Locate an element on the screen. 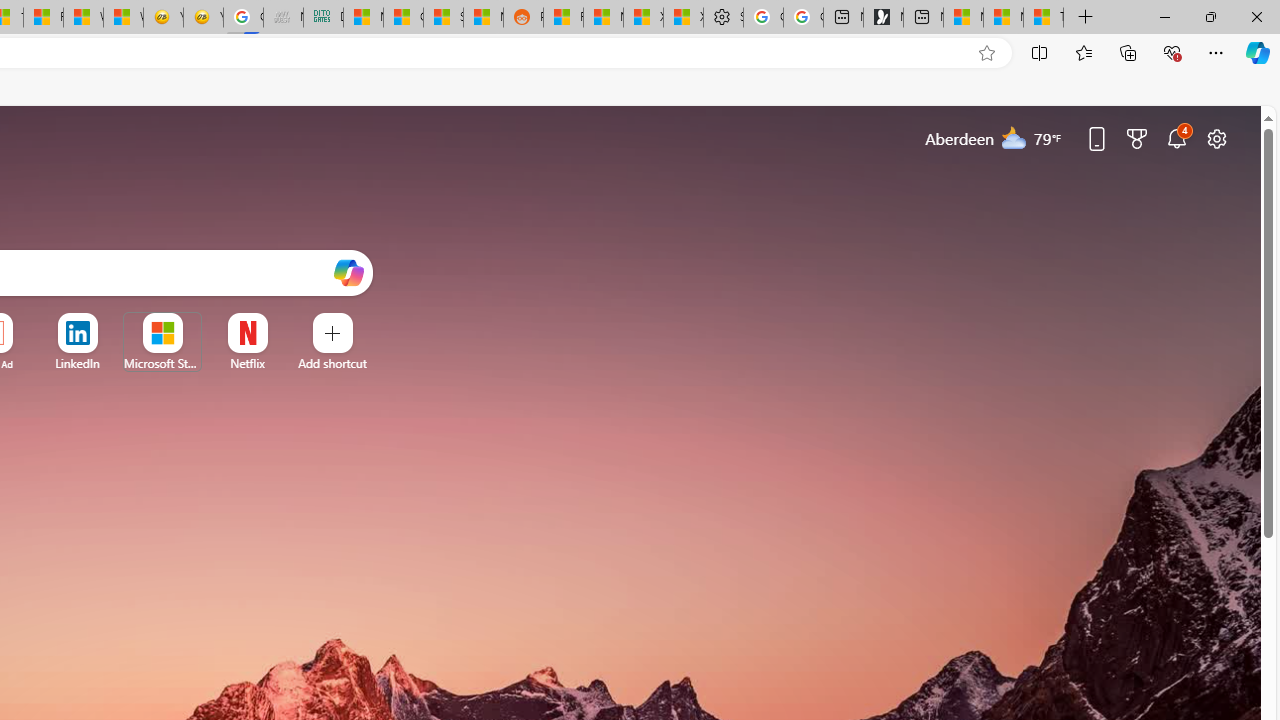 The height and width of the screenshot is (720, 1280). 'These 3 Stocks Pay You More Than 5% to Own Them' is located at coordinates (1042, 17).